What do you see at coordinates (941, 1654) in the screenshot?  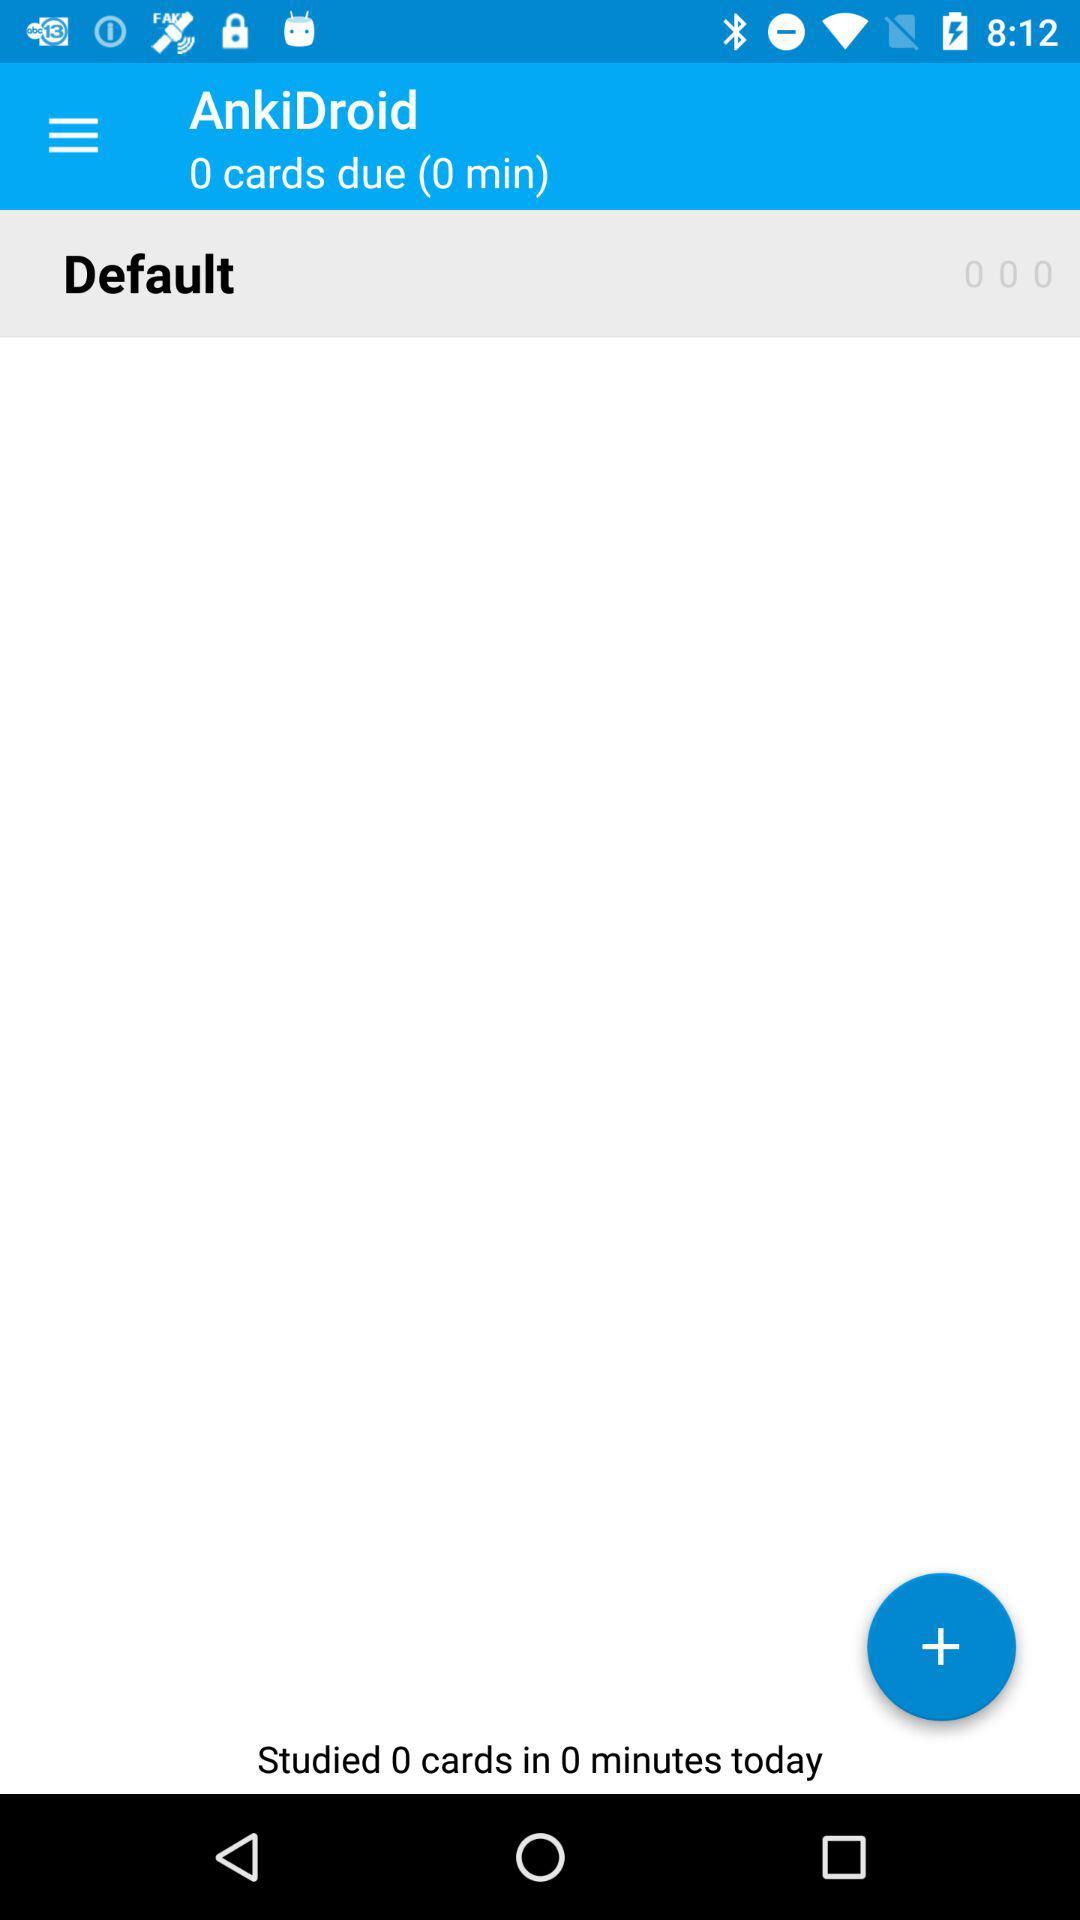 I see `the add icon` at bounding box center [941, 1654].